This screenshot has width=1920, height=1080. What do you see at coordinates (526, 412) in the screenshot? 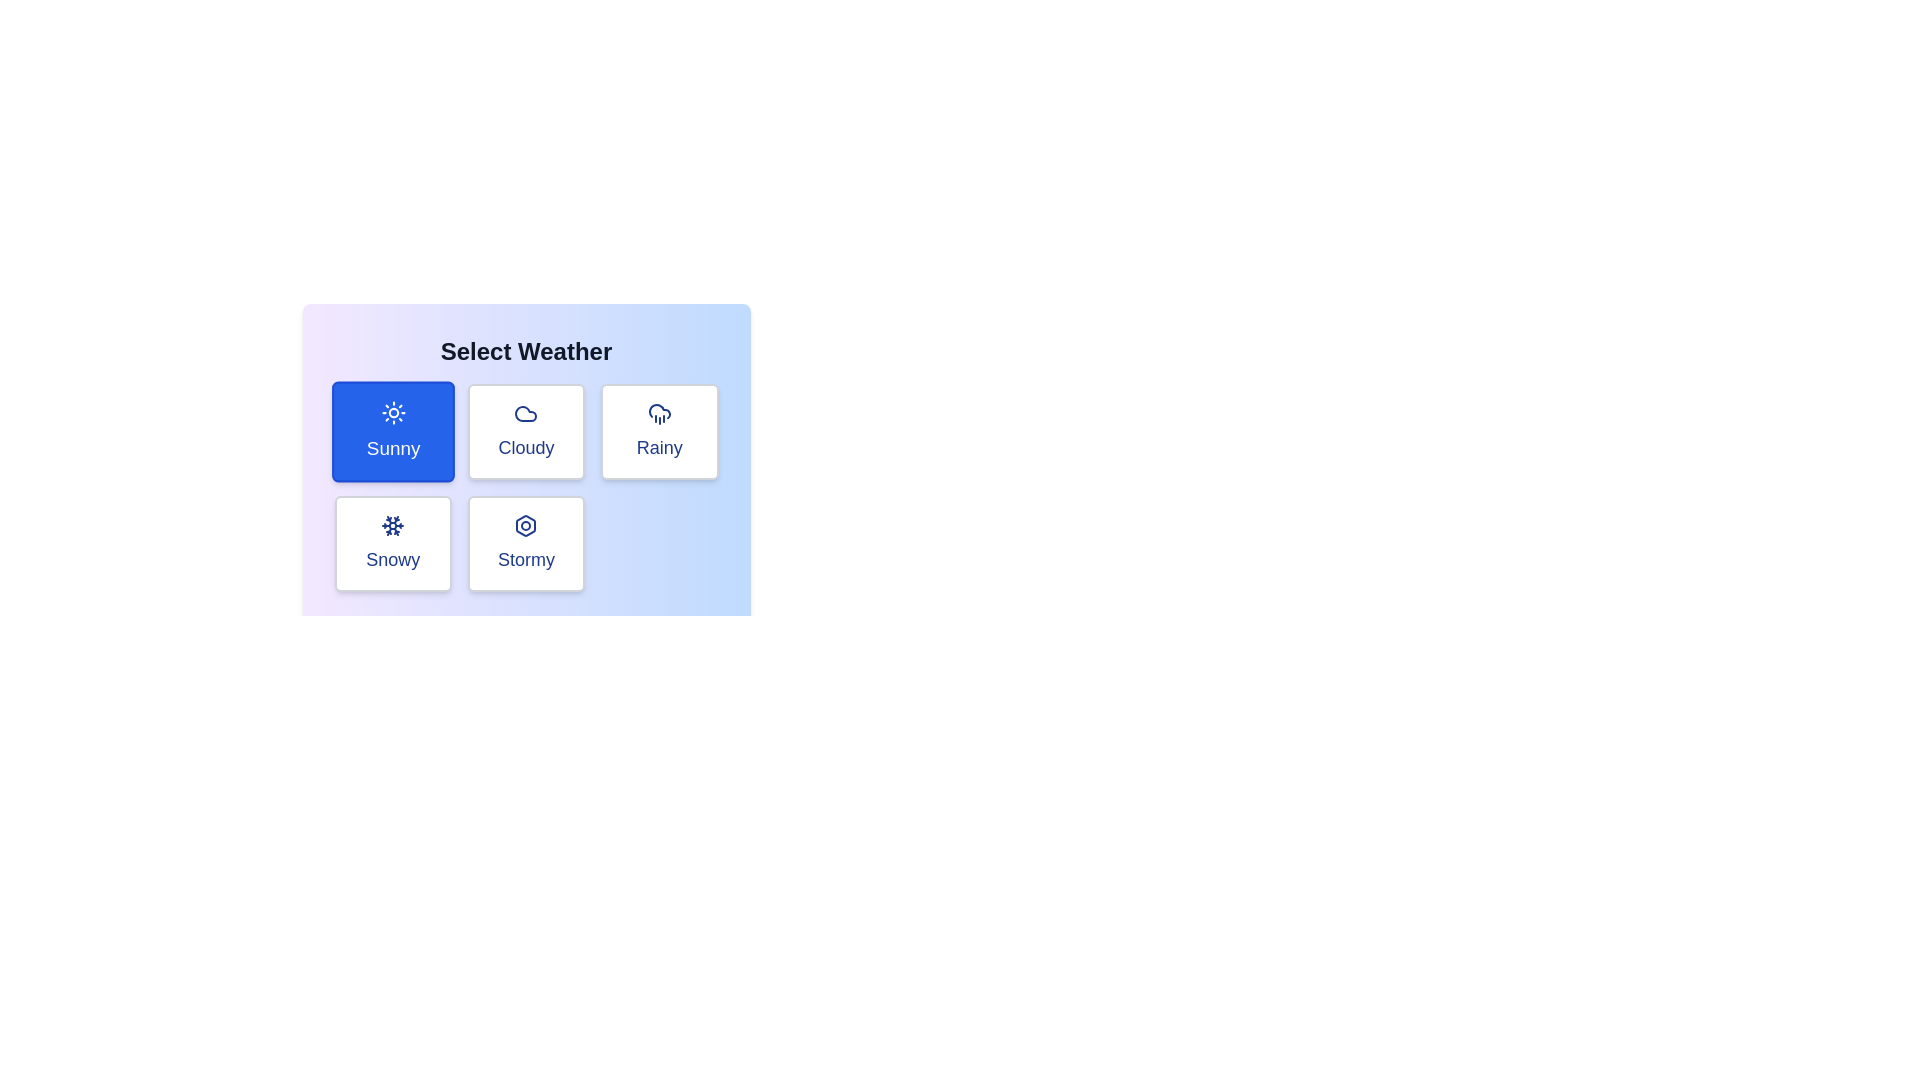
I see `the decorative 'Cloudy' weather icon located in the top row, second column of the weather options grid` at bounding box center [526, 412].